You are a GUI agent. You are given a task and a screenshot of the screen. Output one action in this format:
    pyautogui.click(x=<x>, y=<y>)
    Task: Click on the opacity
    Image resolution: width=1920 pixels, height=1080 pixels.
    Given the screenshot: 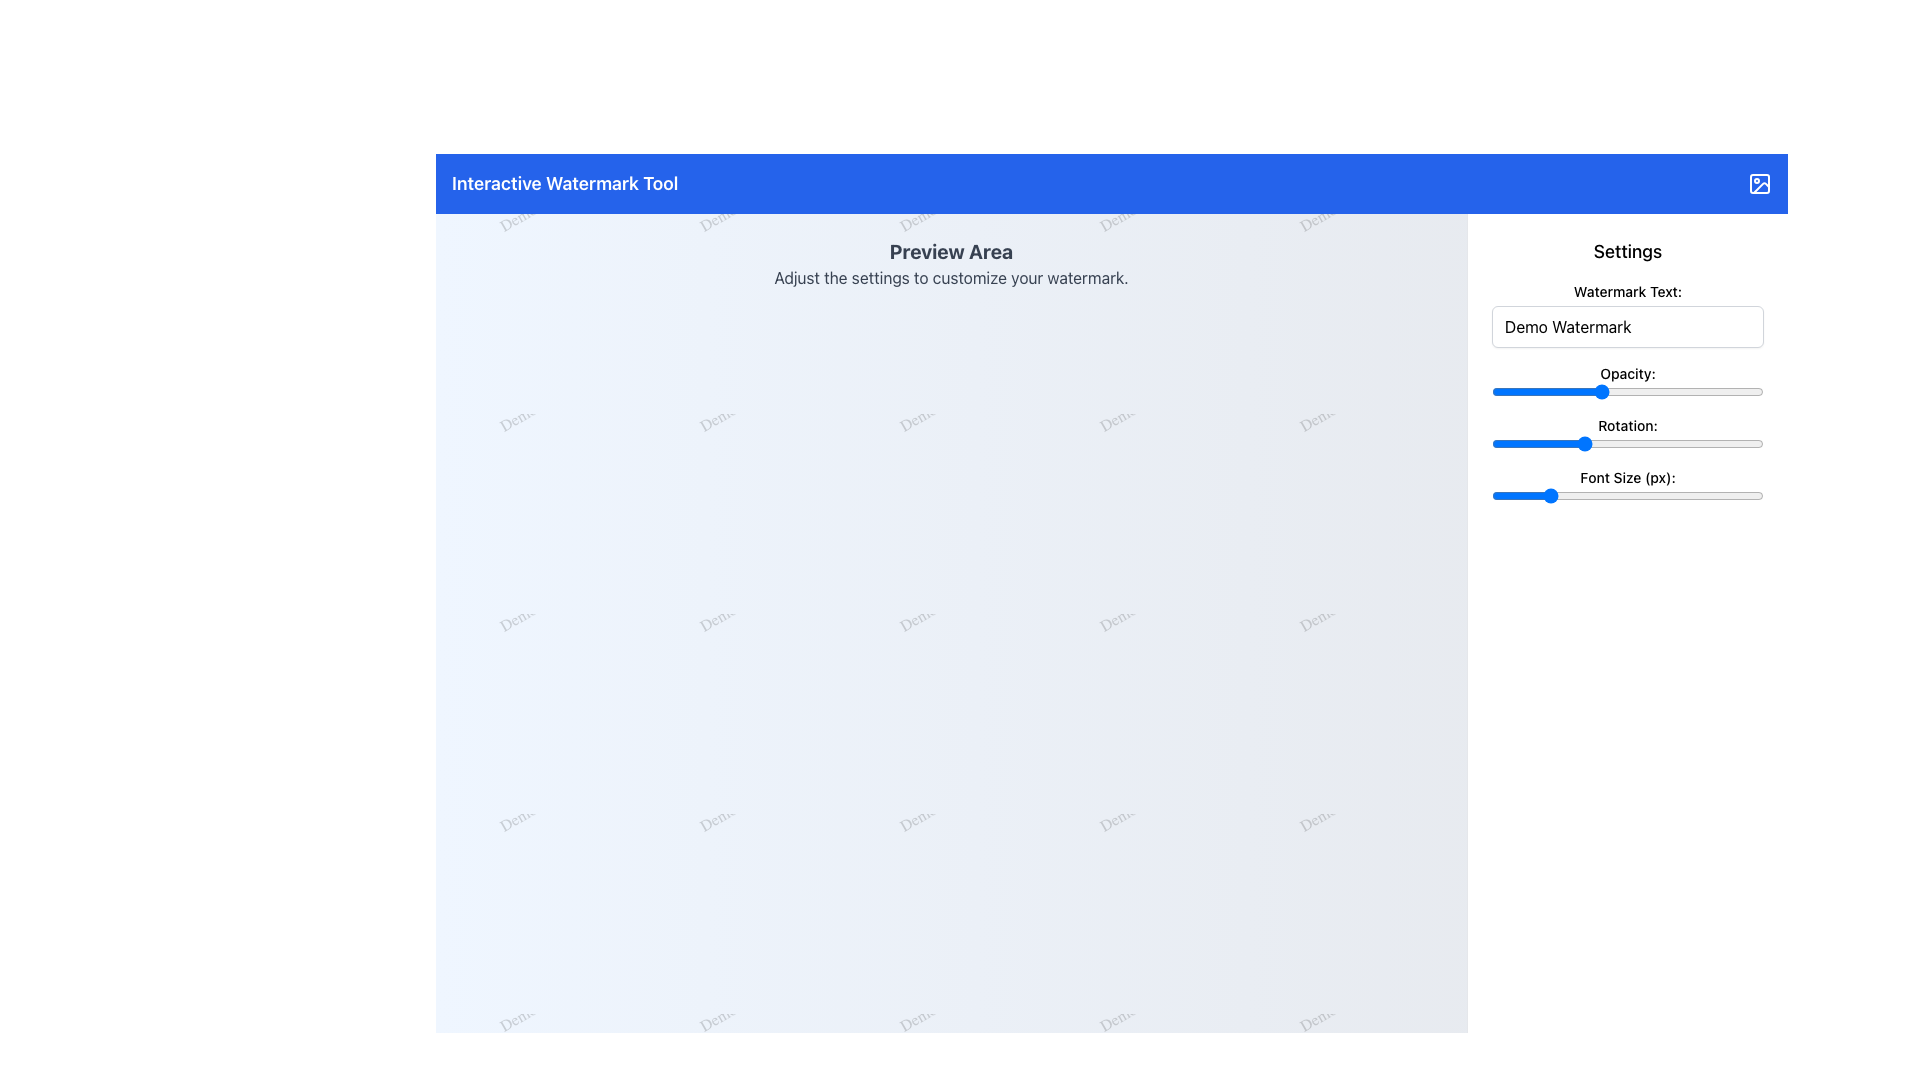 What is the action you would take?
    pyautogui.click(x=1492, y=392)
    